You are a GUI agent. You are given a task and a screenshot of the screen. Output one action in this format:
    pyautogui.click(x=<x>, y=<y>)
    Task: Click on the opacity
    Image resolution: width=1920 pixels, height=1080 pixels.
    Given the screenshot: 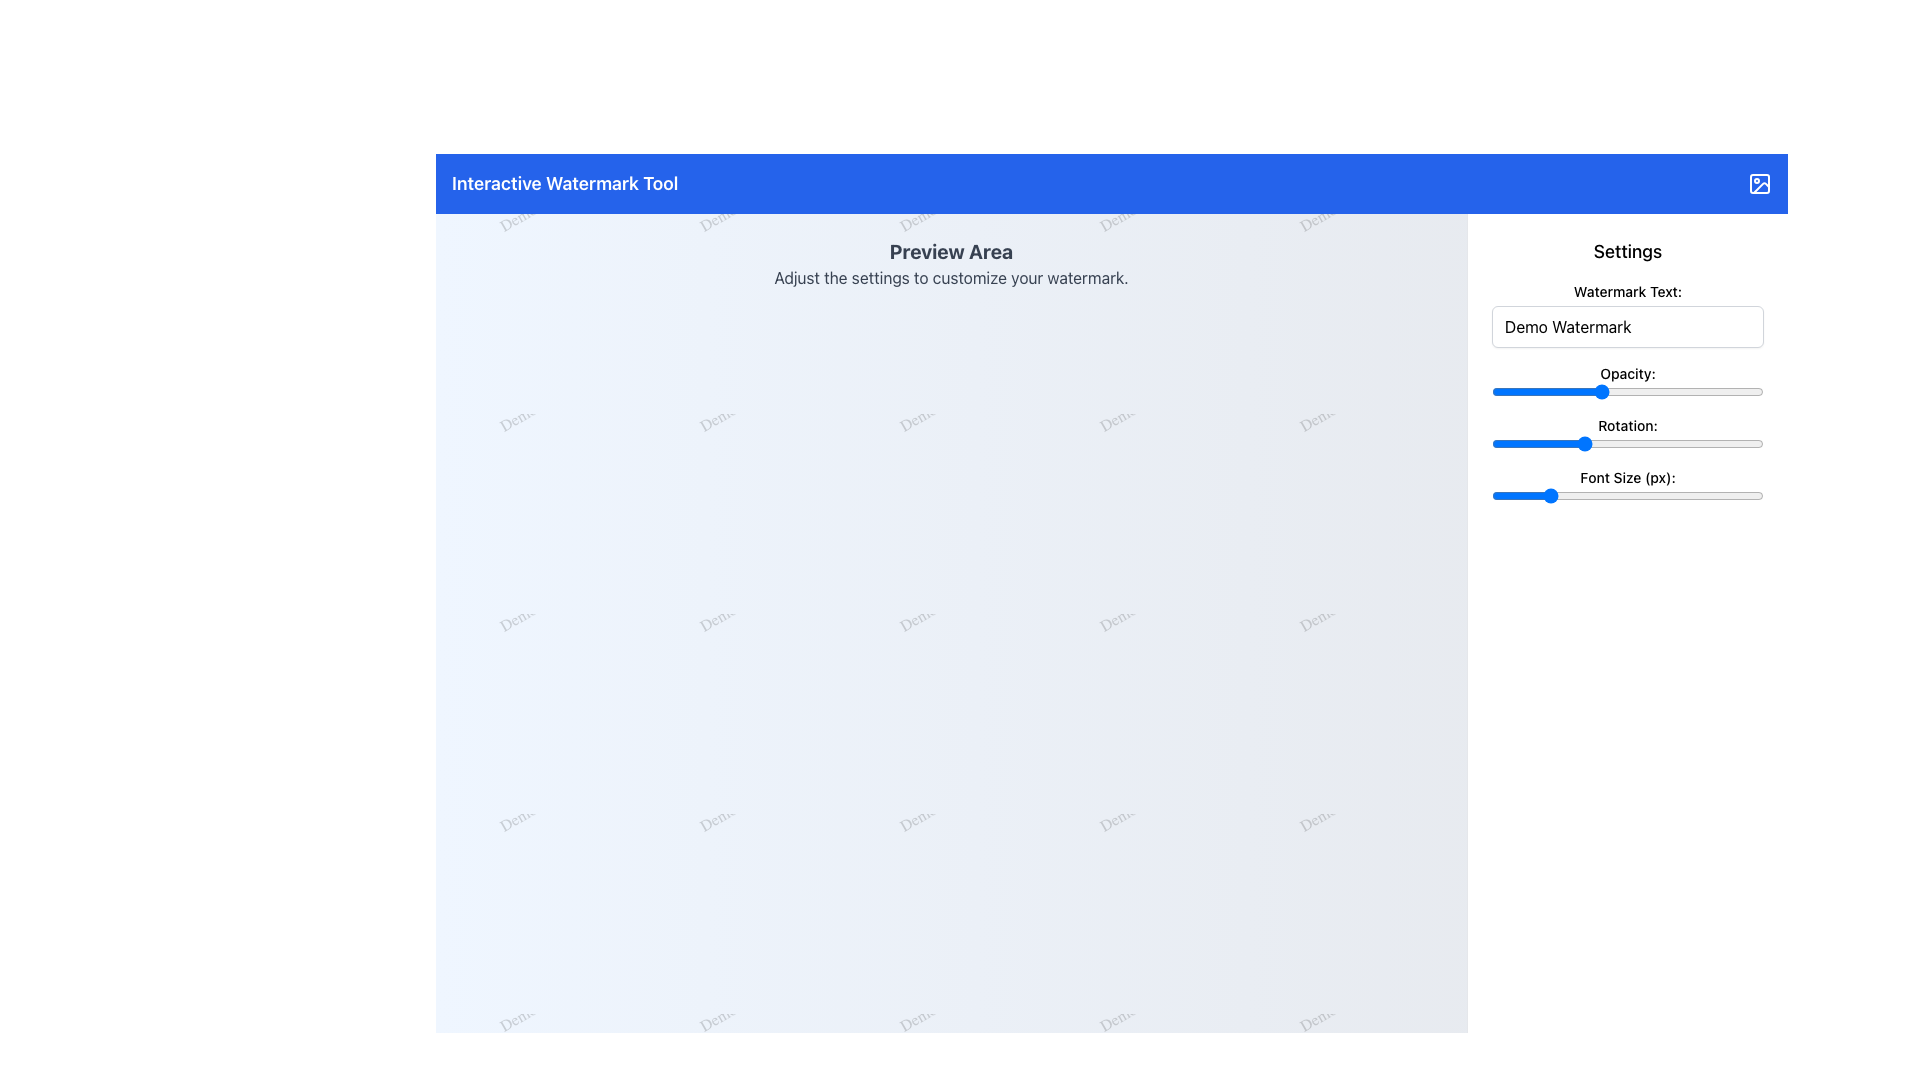 What is the action you would take?
    pyautogui.click(x=1492, y=392)
    